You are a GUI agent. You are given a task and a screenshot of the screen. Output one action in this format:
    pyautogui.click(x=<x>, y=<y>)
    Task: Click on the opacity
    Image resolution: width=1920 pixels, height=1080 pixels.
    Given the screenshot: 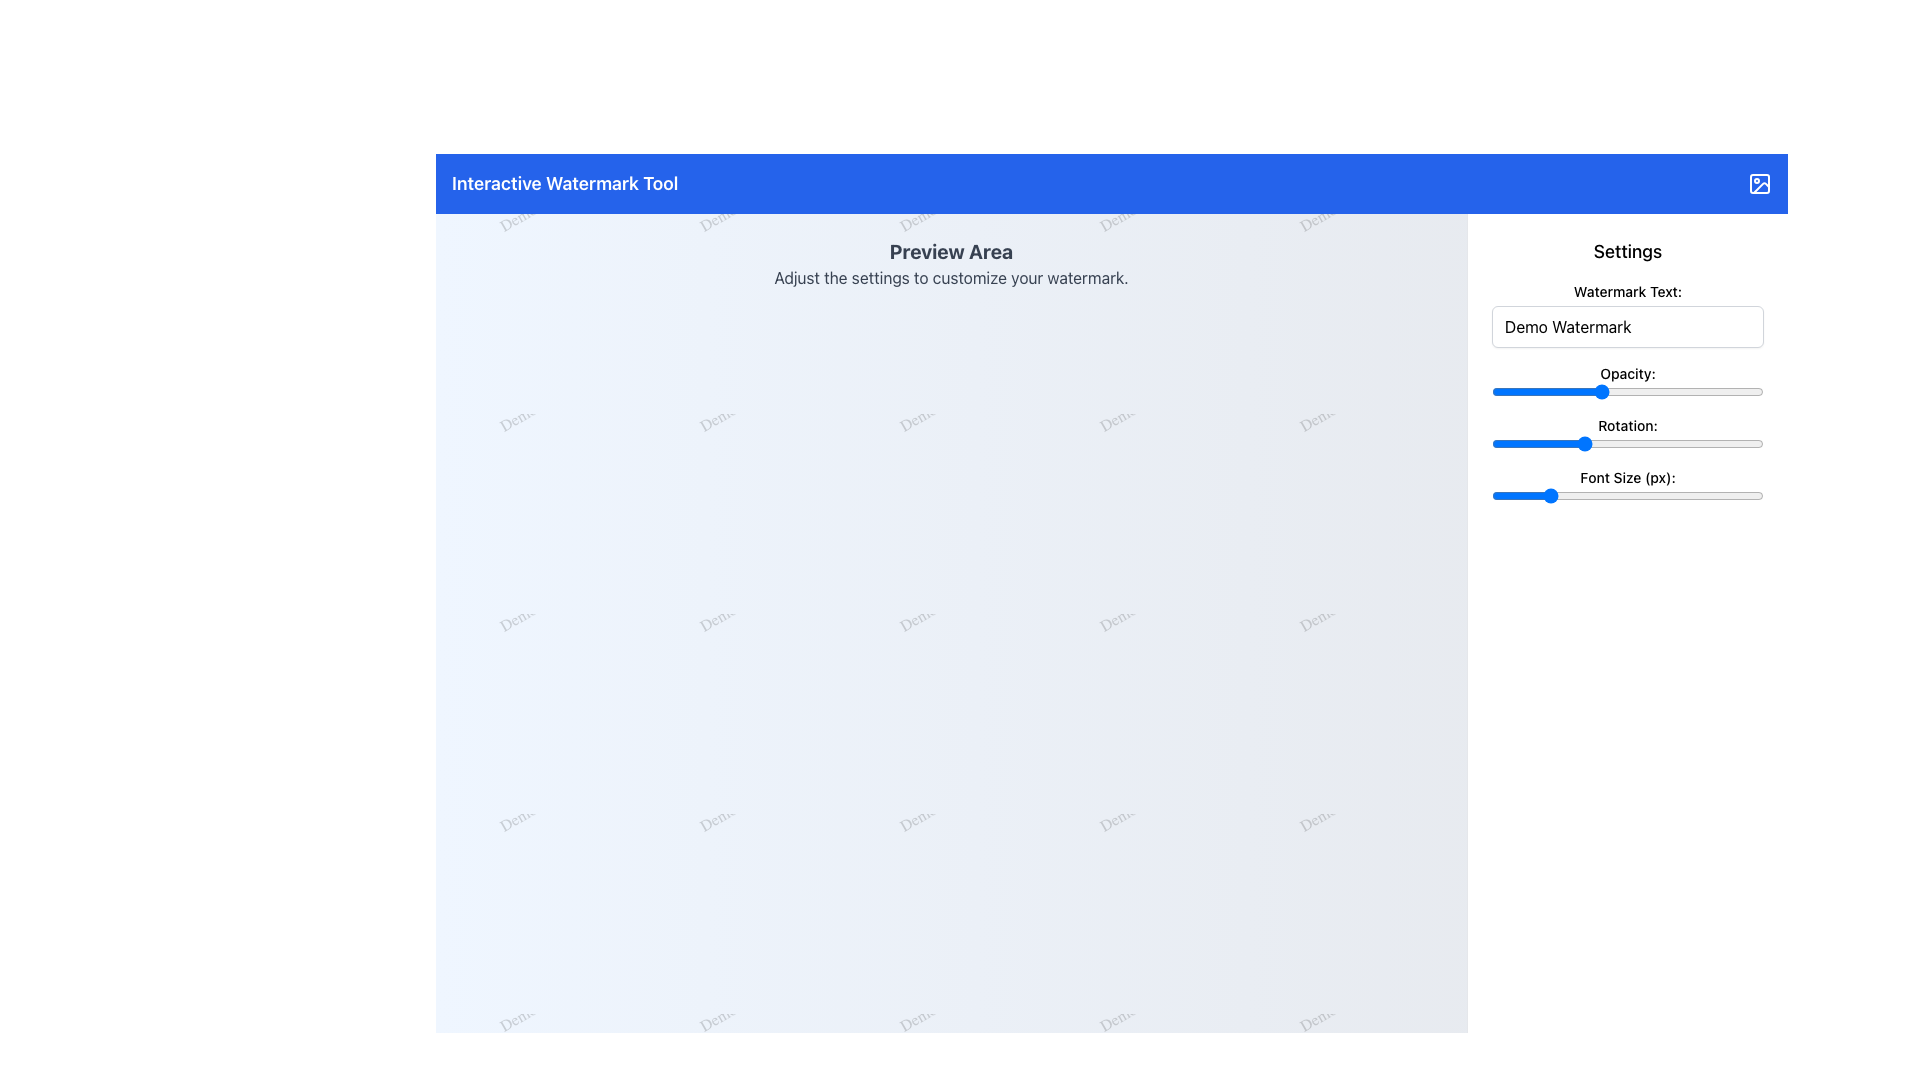 What is the action you would take?
    pyautogui.click(x=1492, y=392)
    